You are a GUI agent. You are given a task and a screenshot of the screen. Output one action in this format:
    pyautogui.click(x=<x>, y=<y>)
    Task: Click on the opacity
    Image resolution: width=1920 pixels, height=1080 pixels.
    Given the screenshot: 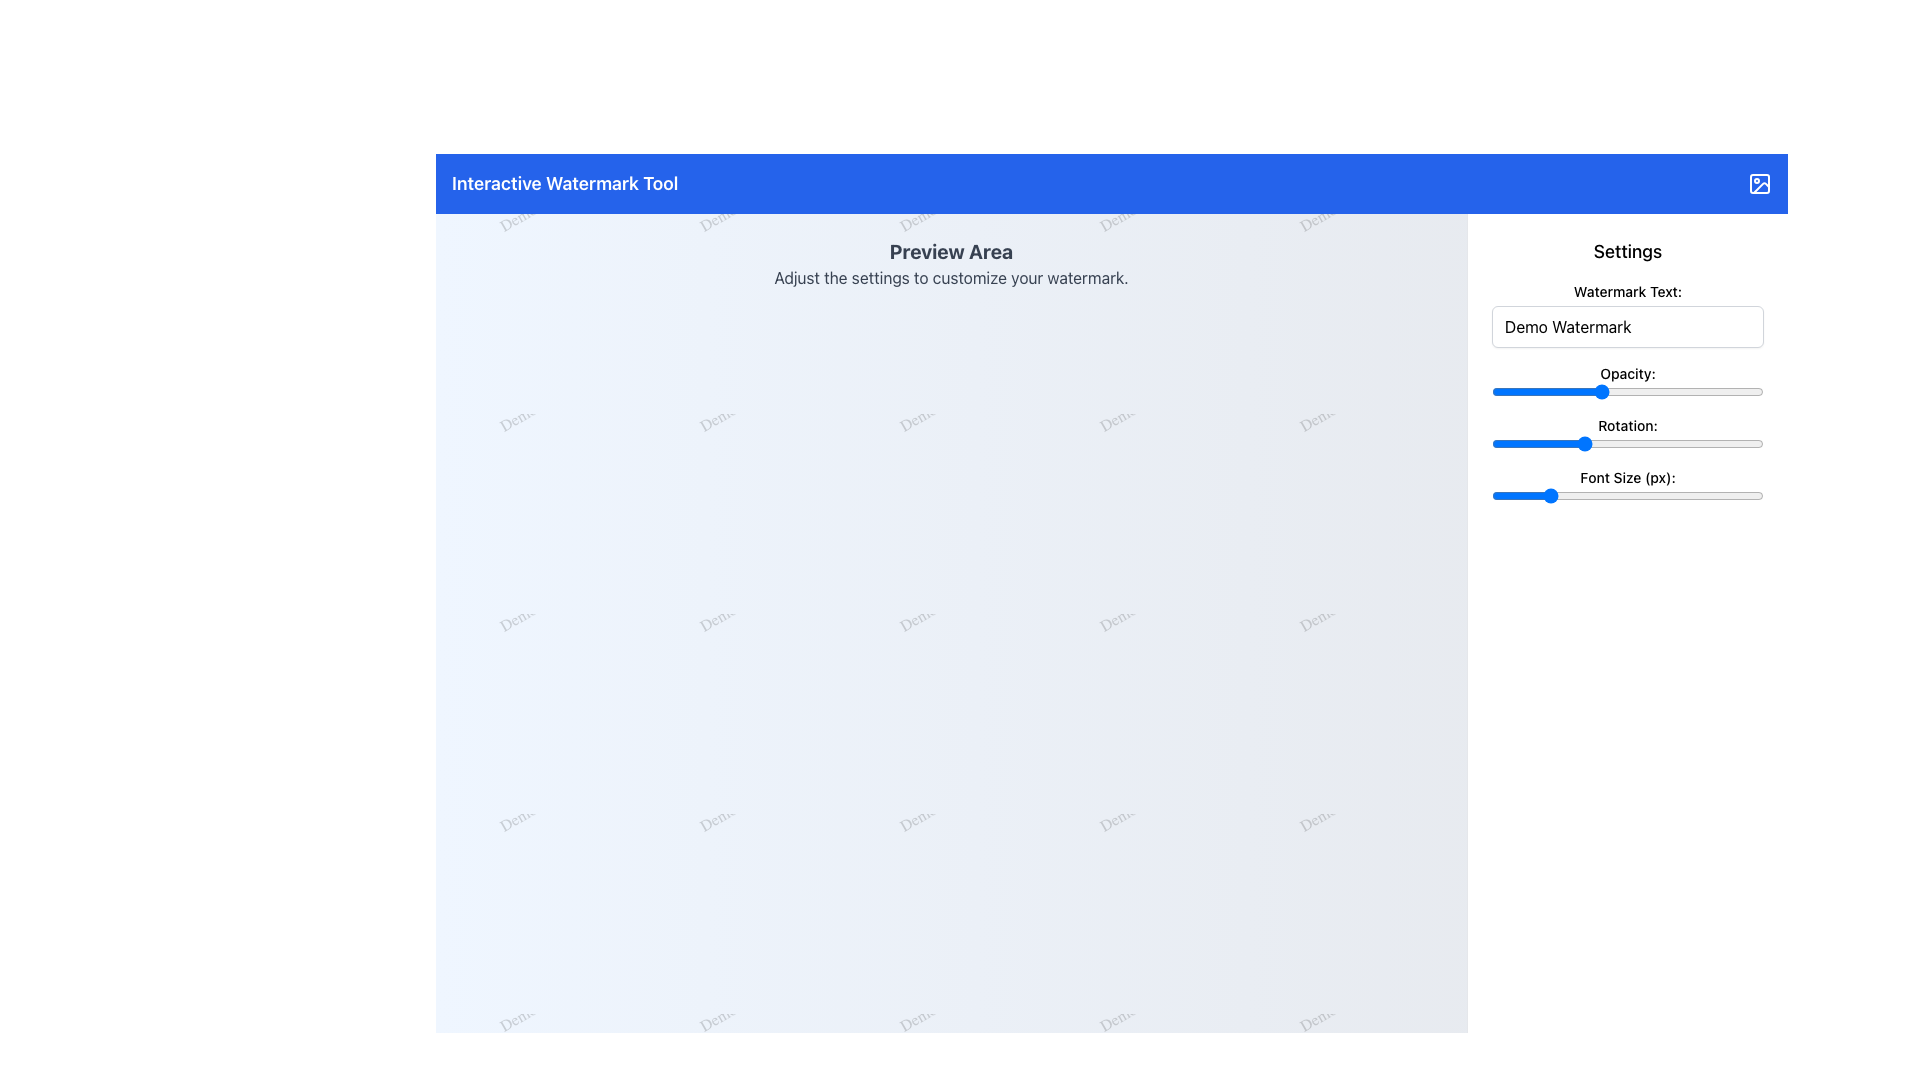 What is the action you would take?
    pyautogui.click(x=1492, y=392)
    